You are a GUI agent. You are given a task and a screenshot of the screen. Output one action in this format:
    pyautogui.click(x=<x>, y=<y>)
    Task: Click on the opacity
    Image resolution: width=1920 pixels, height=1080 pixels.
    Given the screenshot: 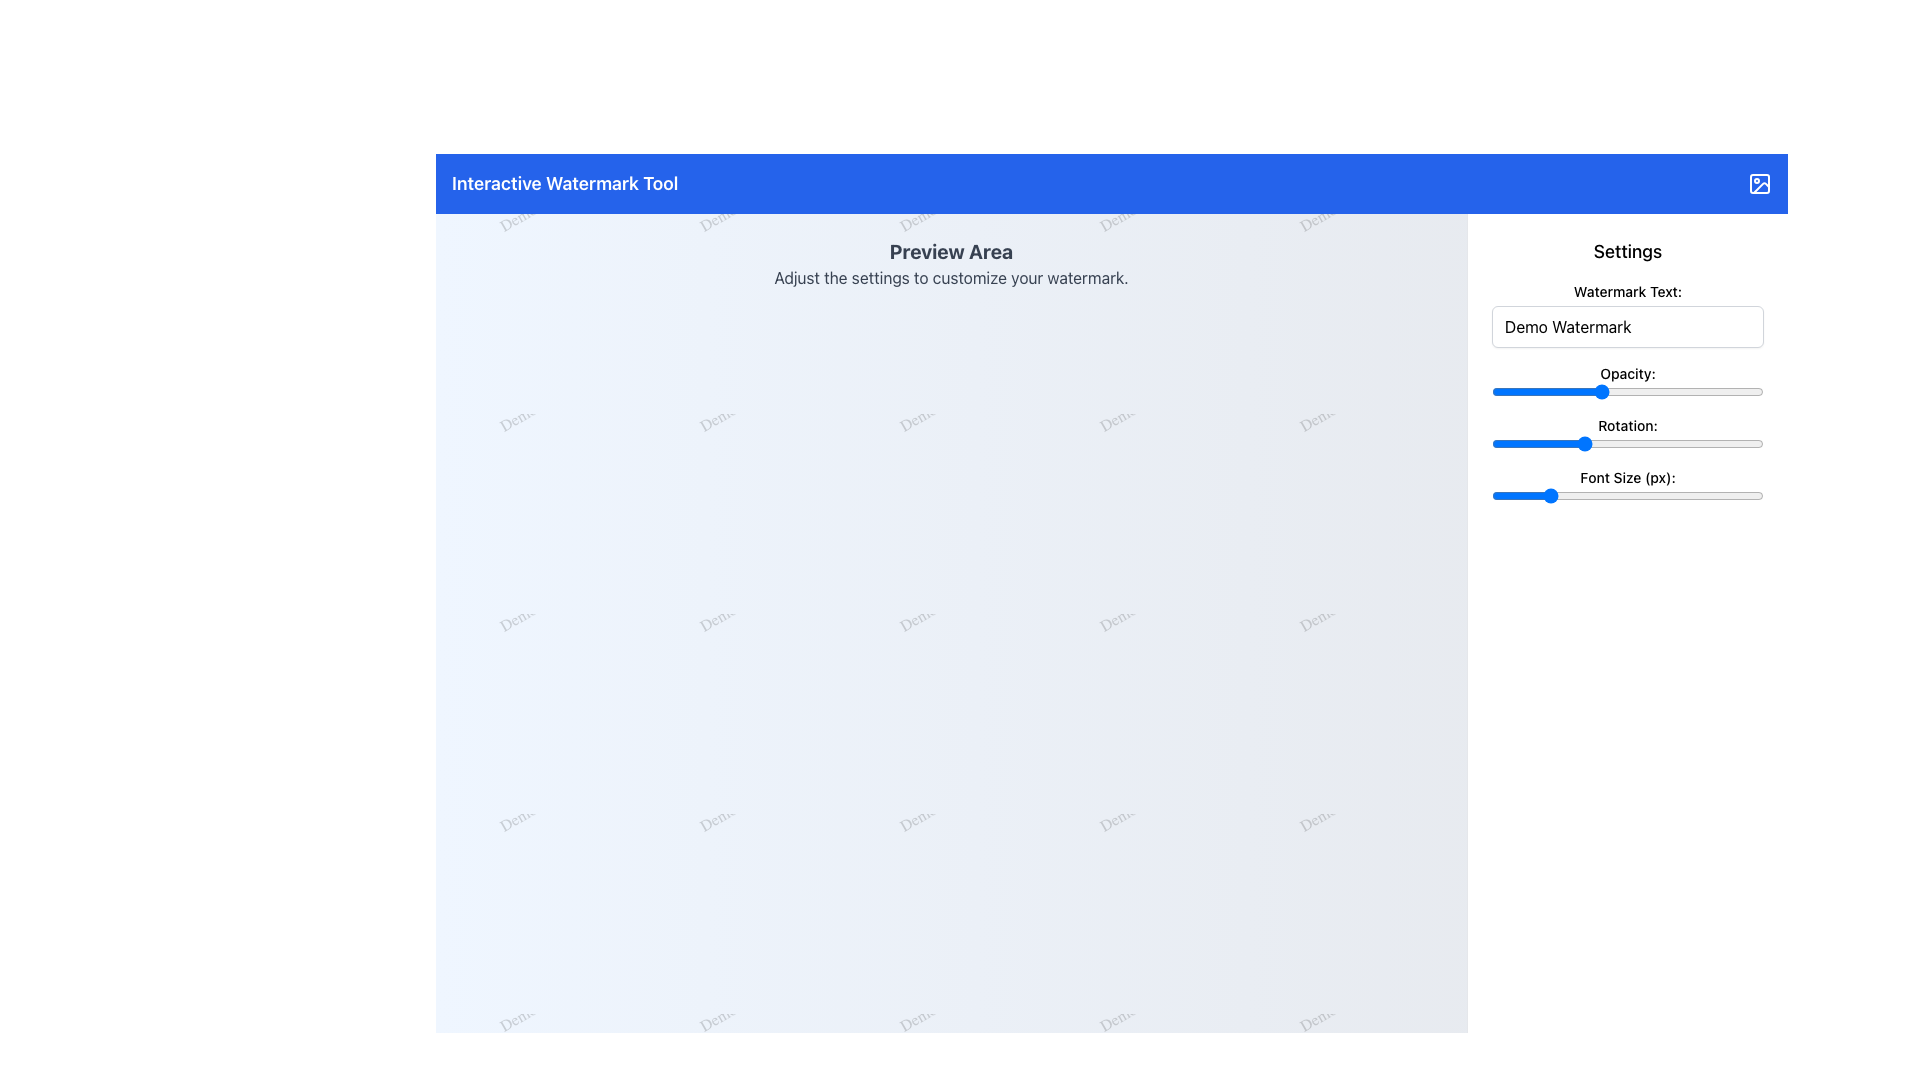 What is the action you would take?
    pyautogui.click(x=1492, y=392)
    